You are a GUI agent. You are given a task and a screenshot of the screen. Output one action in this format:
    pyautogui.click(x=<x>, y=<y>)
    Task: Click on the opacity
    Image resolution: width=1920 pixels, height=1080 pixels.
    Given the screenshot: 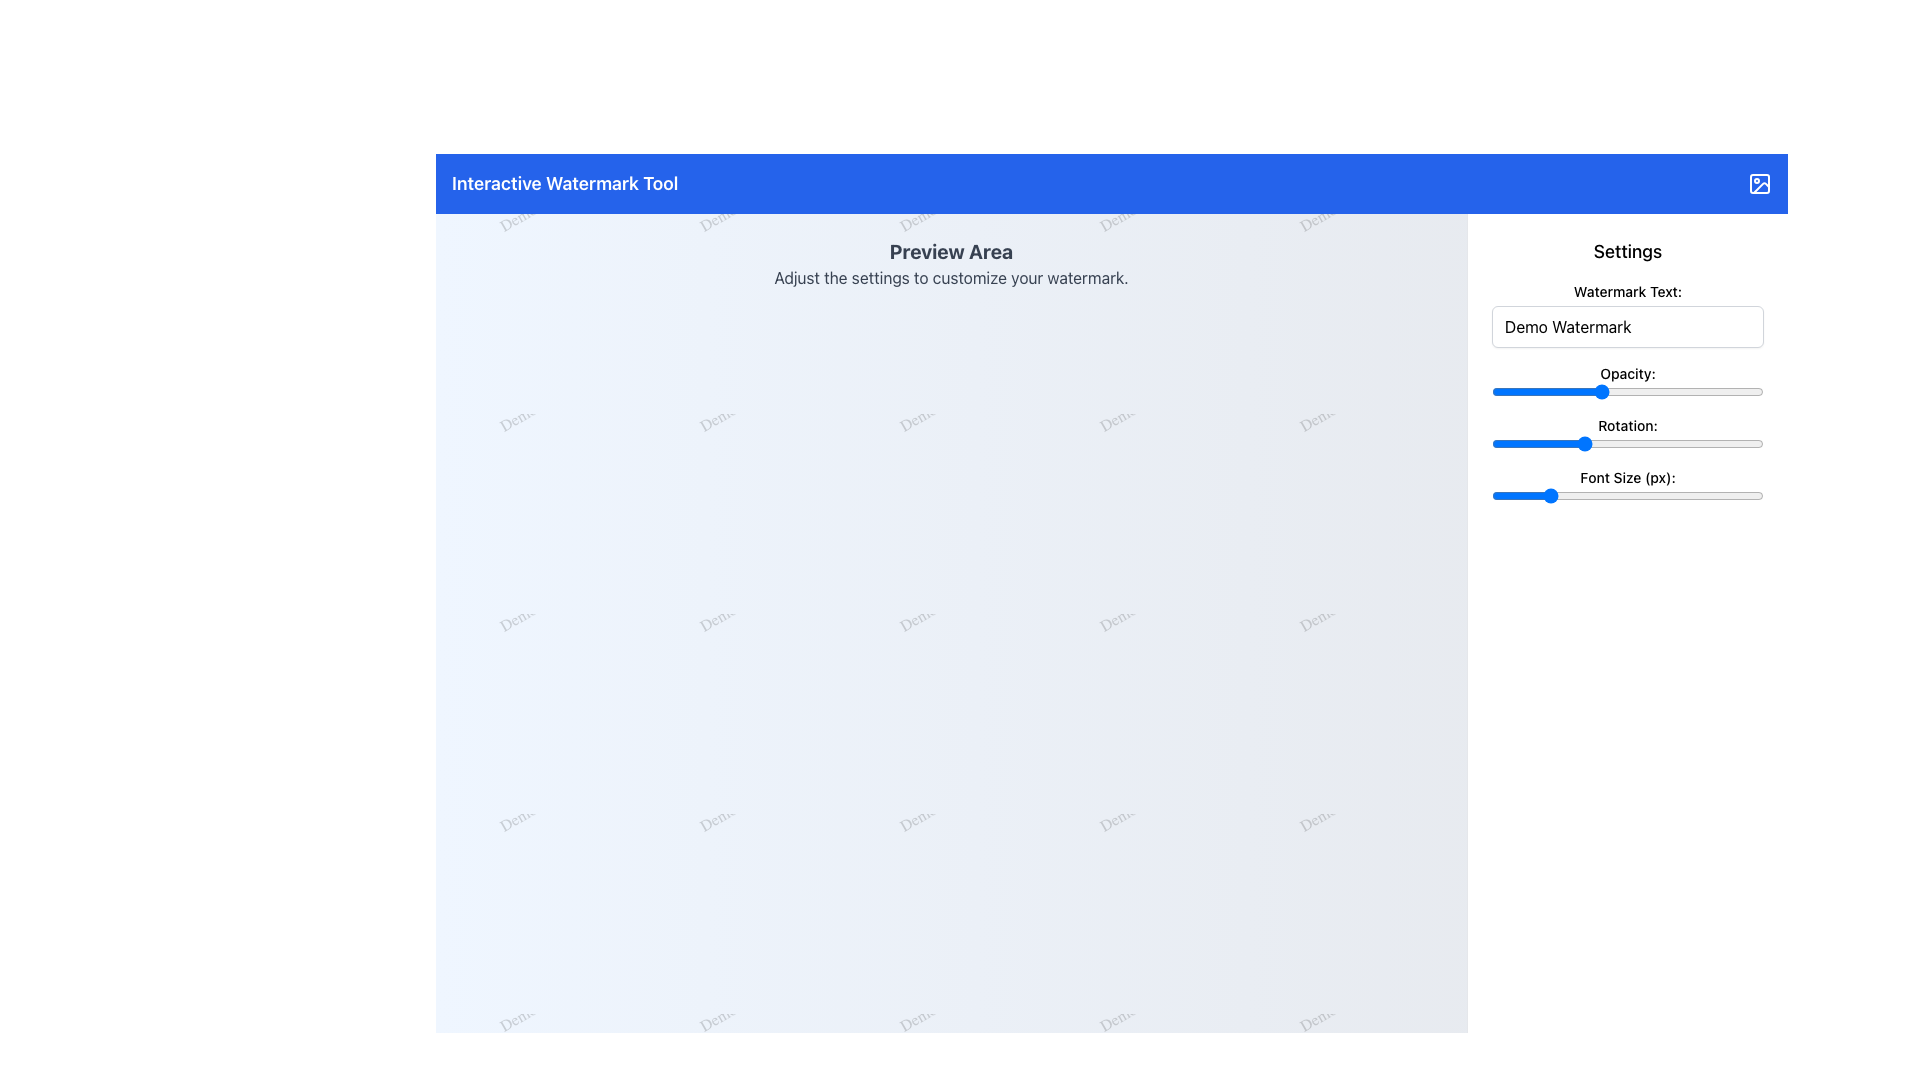 What is the action you would take?
    pyautogui.click(x=1492, y=392)
    